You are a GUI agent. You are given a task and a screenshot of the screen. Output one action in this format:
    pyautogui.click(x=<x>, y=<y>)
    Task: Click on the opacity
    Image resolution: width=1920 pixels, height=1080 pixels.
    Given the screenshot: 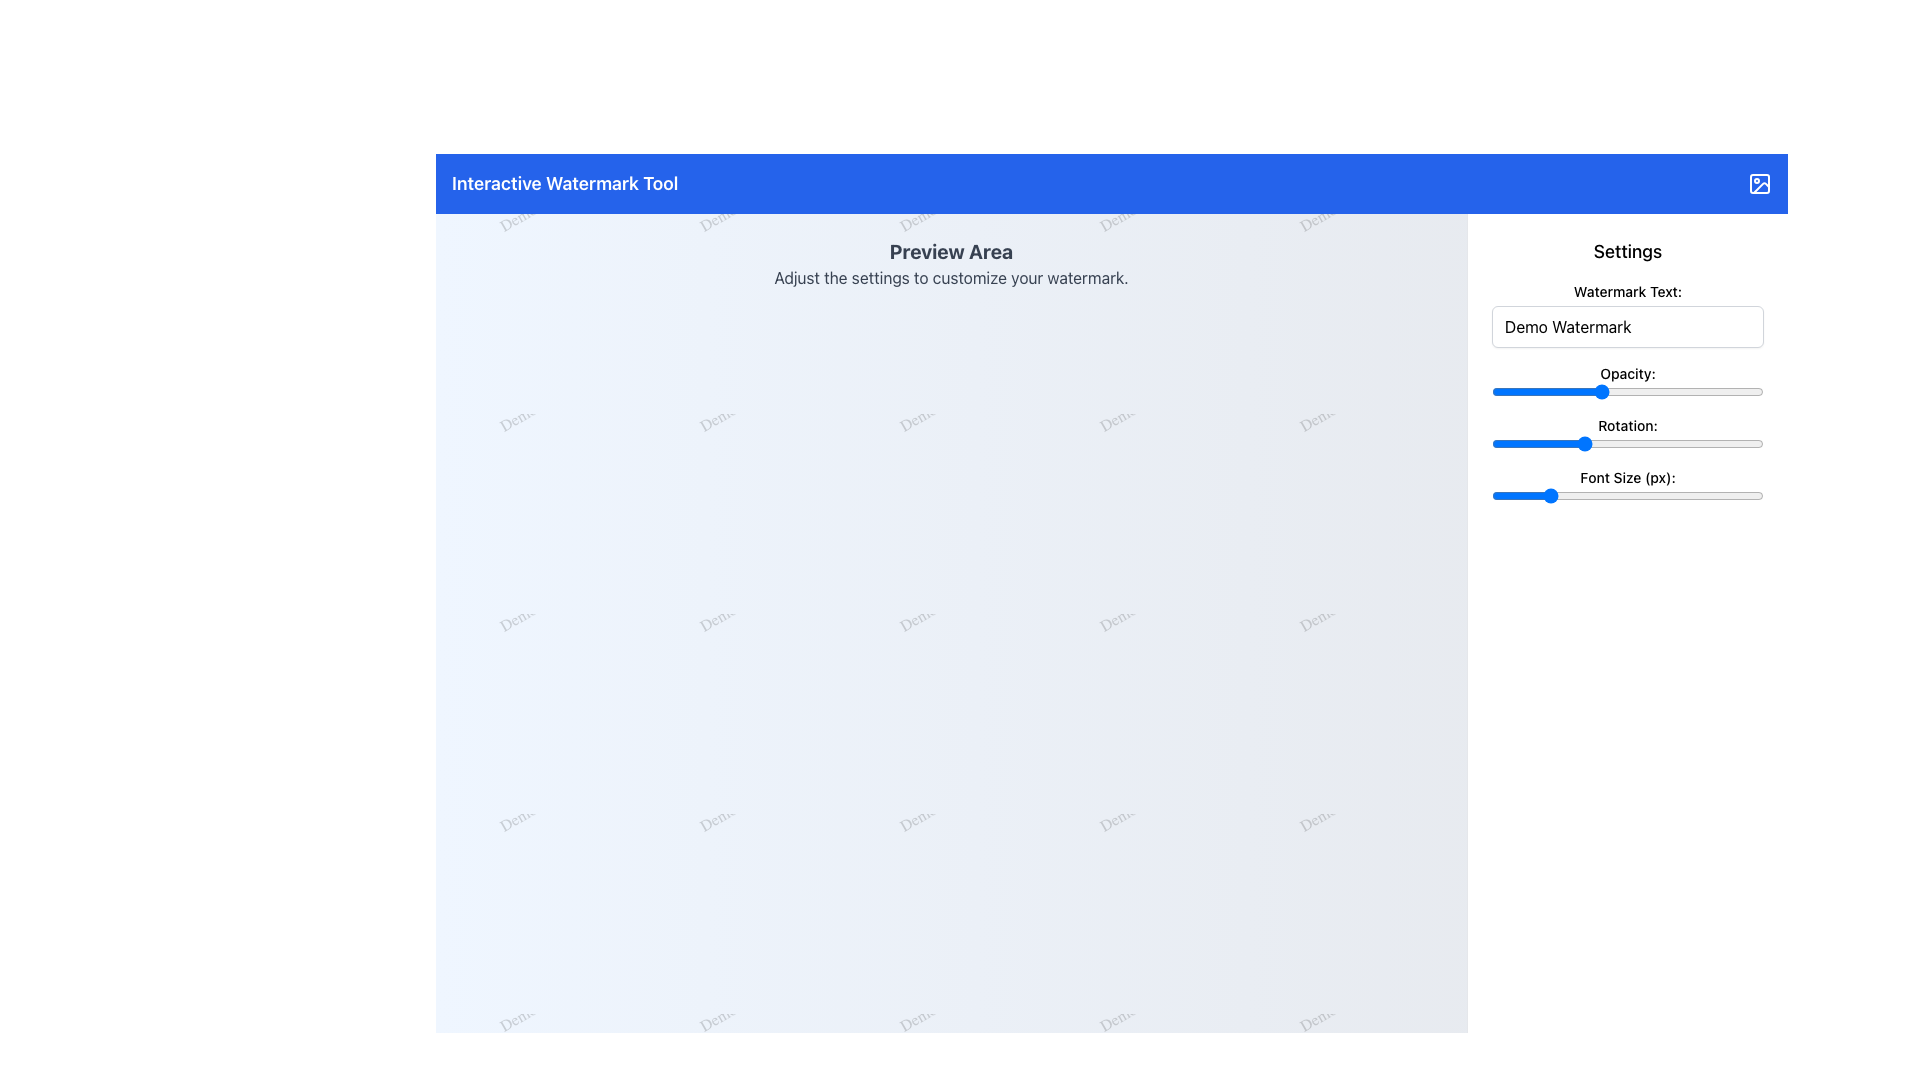 What is the action you would take?
    pyautogui.click(x=1492, y=392)
    